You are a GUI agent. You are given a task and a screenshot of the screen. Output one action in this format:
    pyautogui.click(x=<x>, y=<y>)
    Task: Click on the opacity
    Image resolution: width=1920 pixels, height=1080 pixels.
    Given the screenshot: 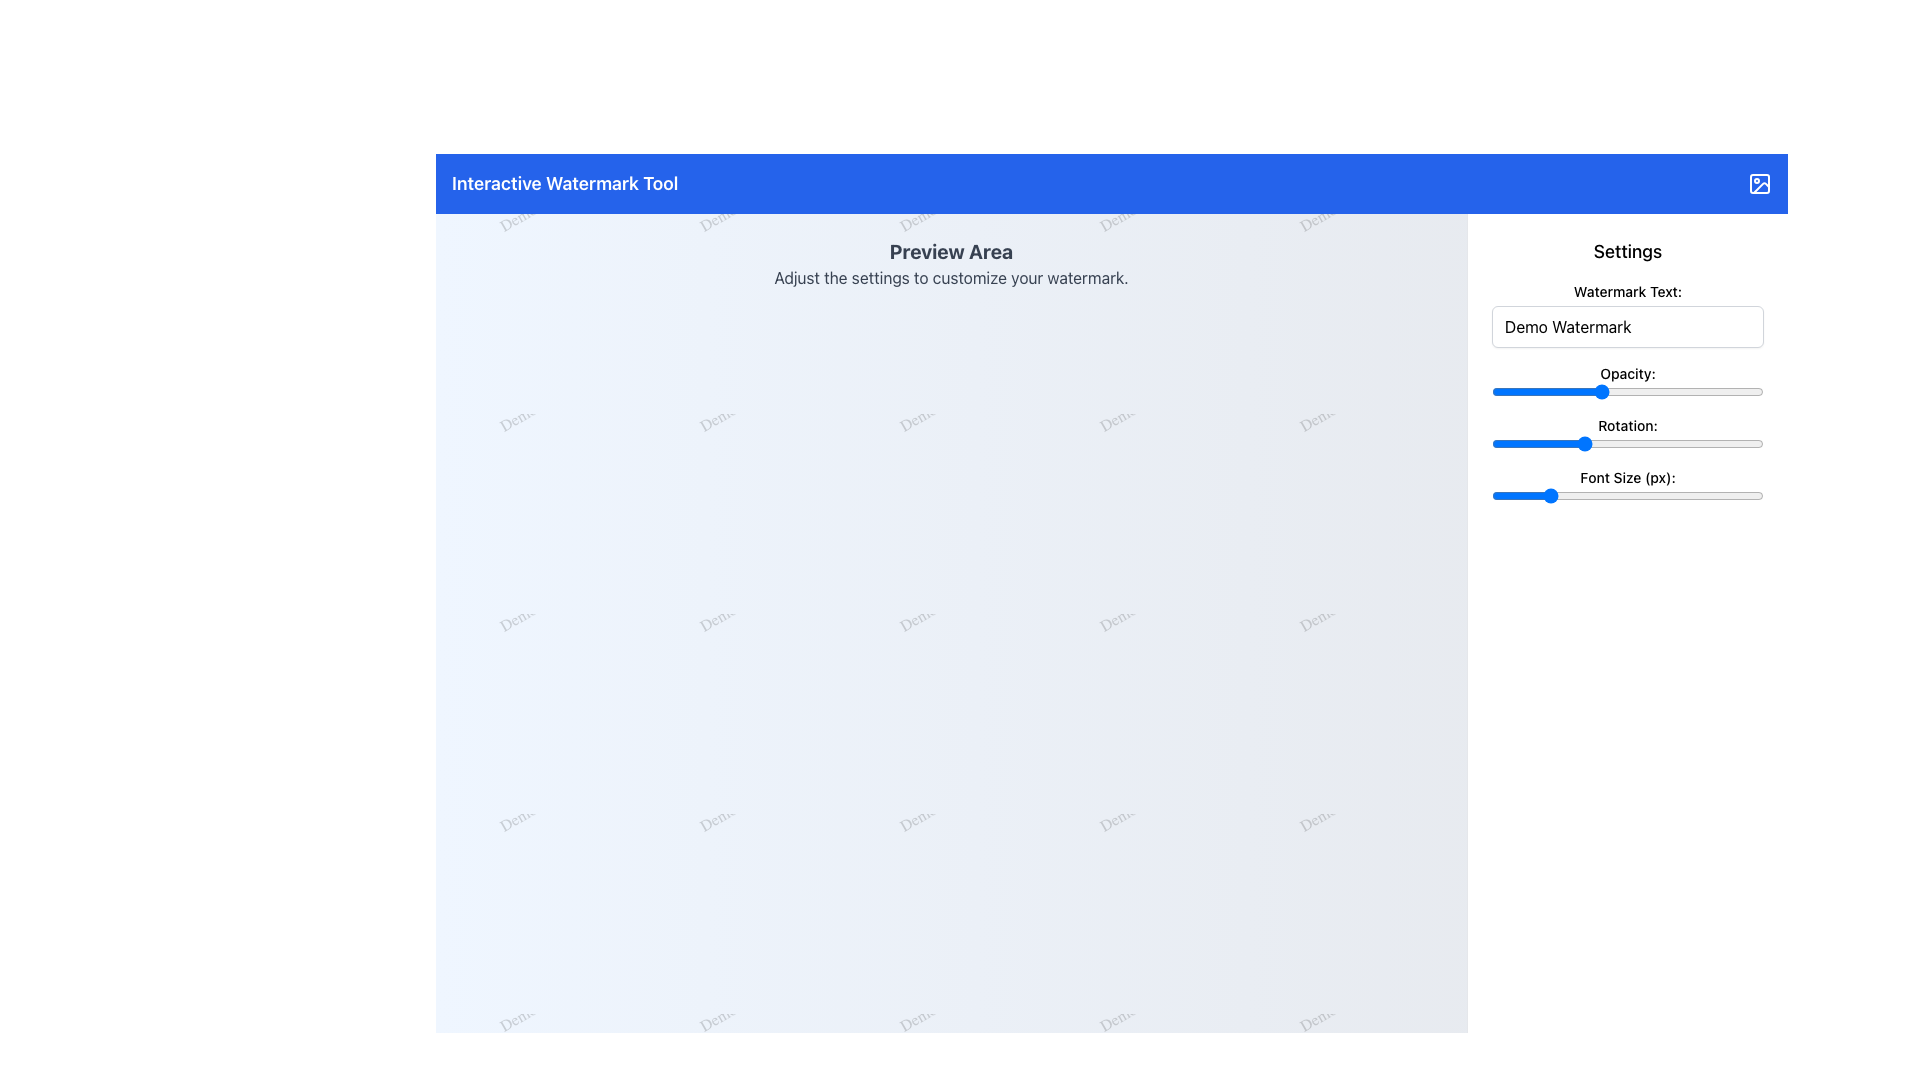 What is the action you would take?
    pyautogui.click(x=1492, y=392)
    